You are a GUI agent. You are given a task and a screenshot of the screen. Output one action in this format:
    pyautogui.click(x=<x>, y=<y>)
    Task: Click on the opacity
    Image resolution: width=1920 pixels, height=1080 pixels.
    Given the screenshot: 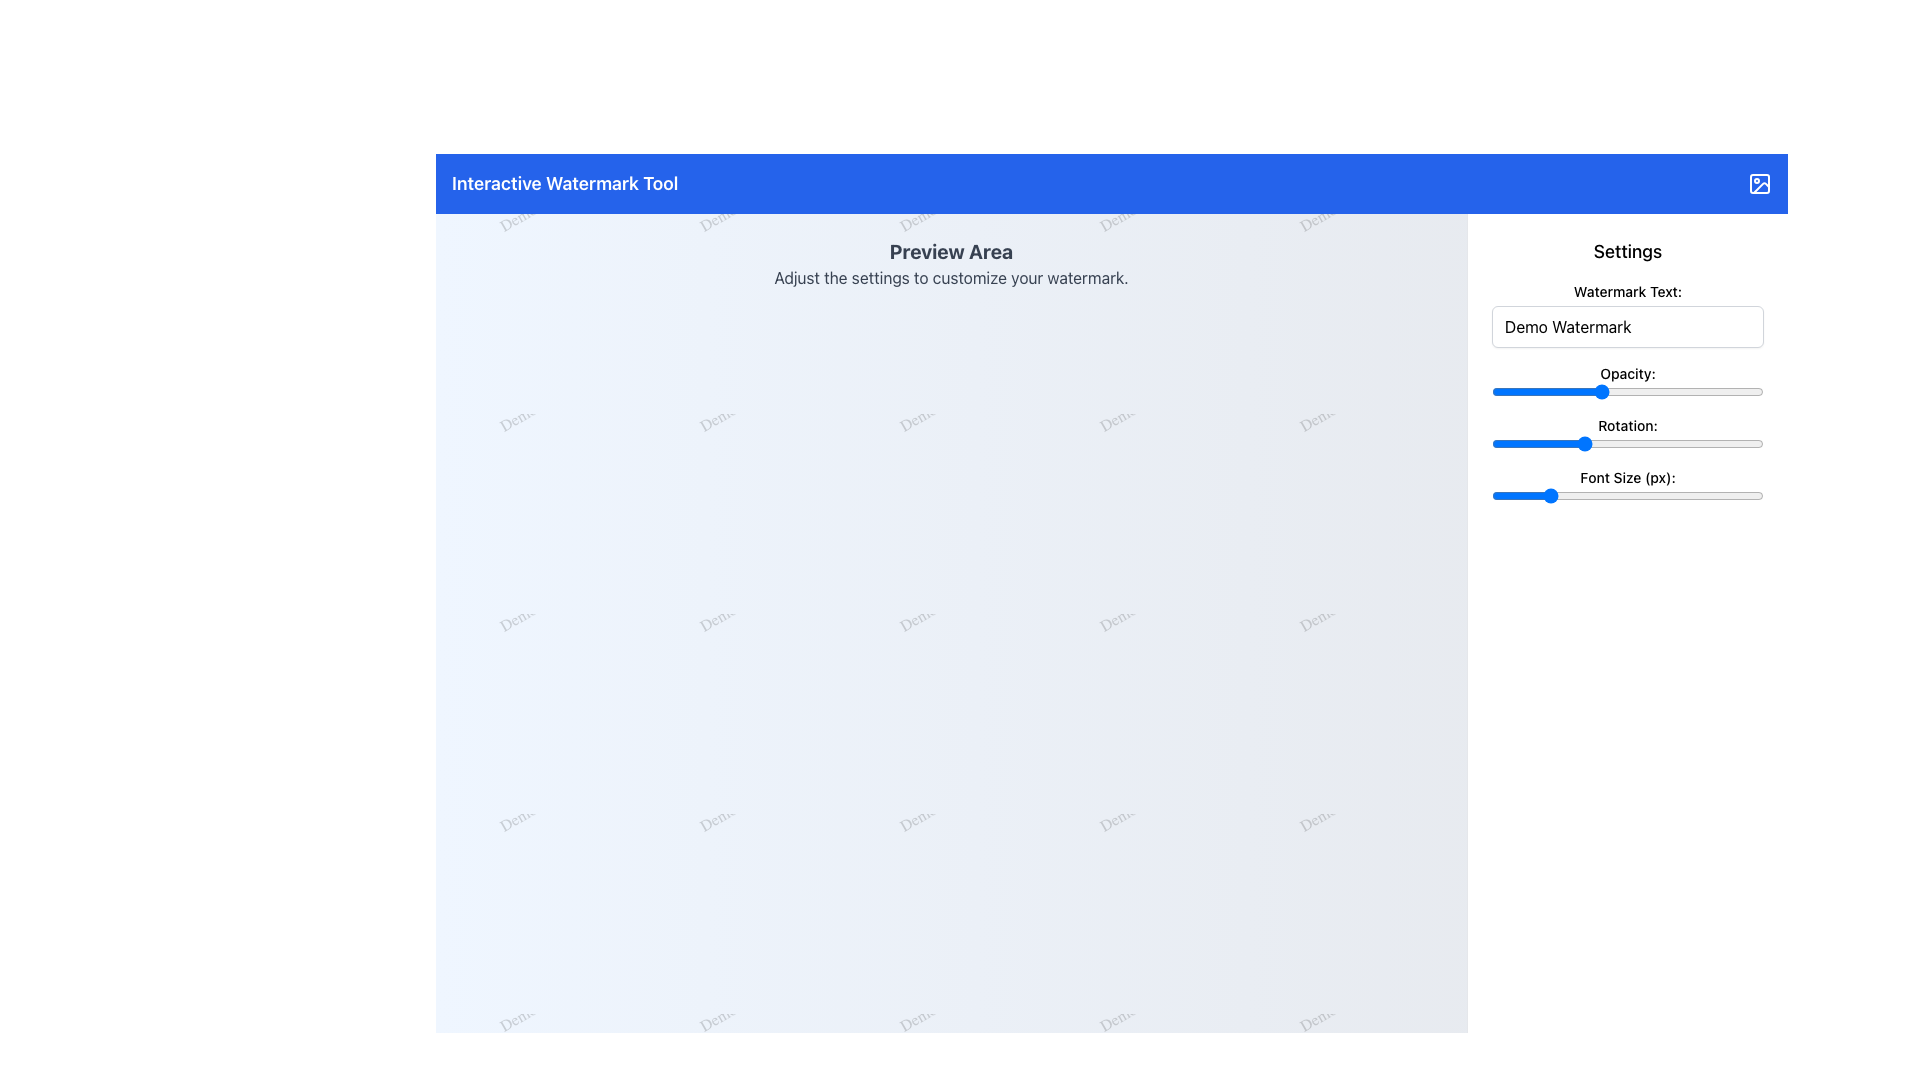 What is the action you would take?
    pyautogui.click(x=1492, y=392)
    